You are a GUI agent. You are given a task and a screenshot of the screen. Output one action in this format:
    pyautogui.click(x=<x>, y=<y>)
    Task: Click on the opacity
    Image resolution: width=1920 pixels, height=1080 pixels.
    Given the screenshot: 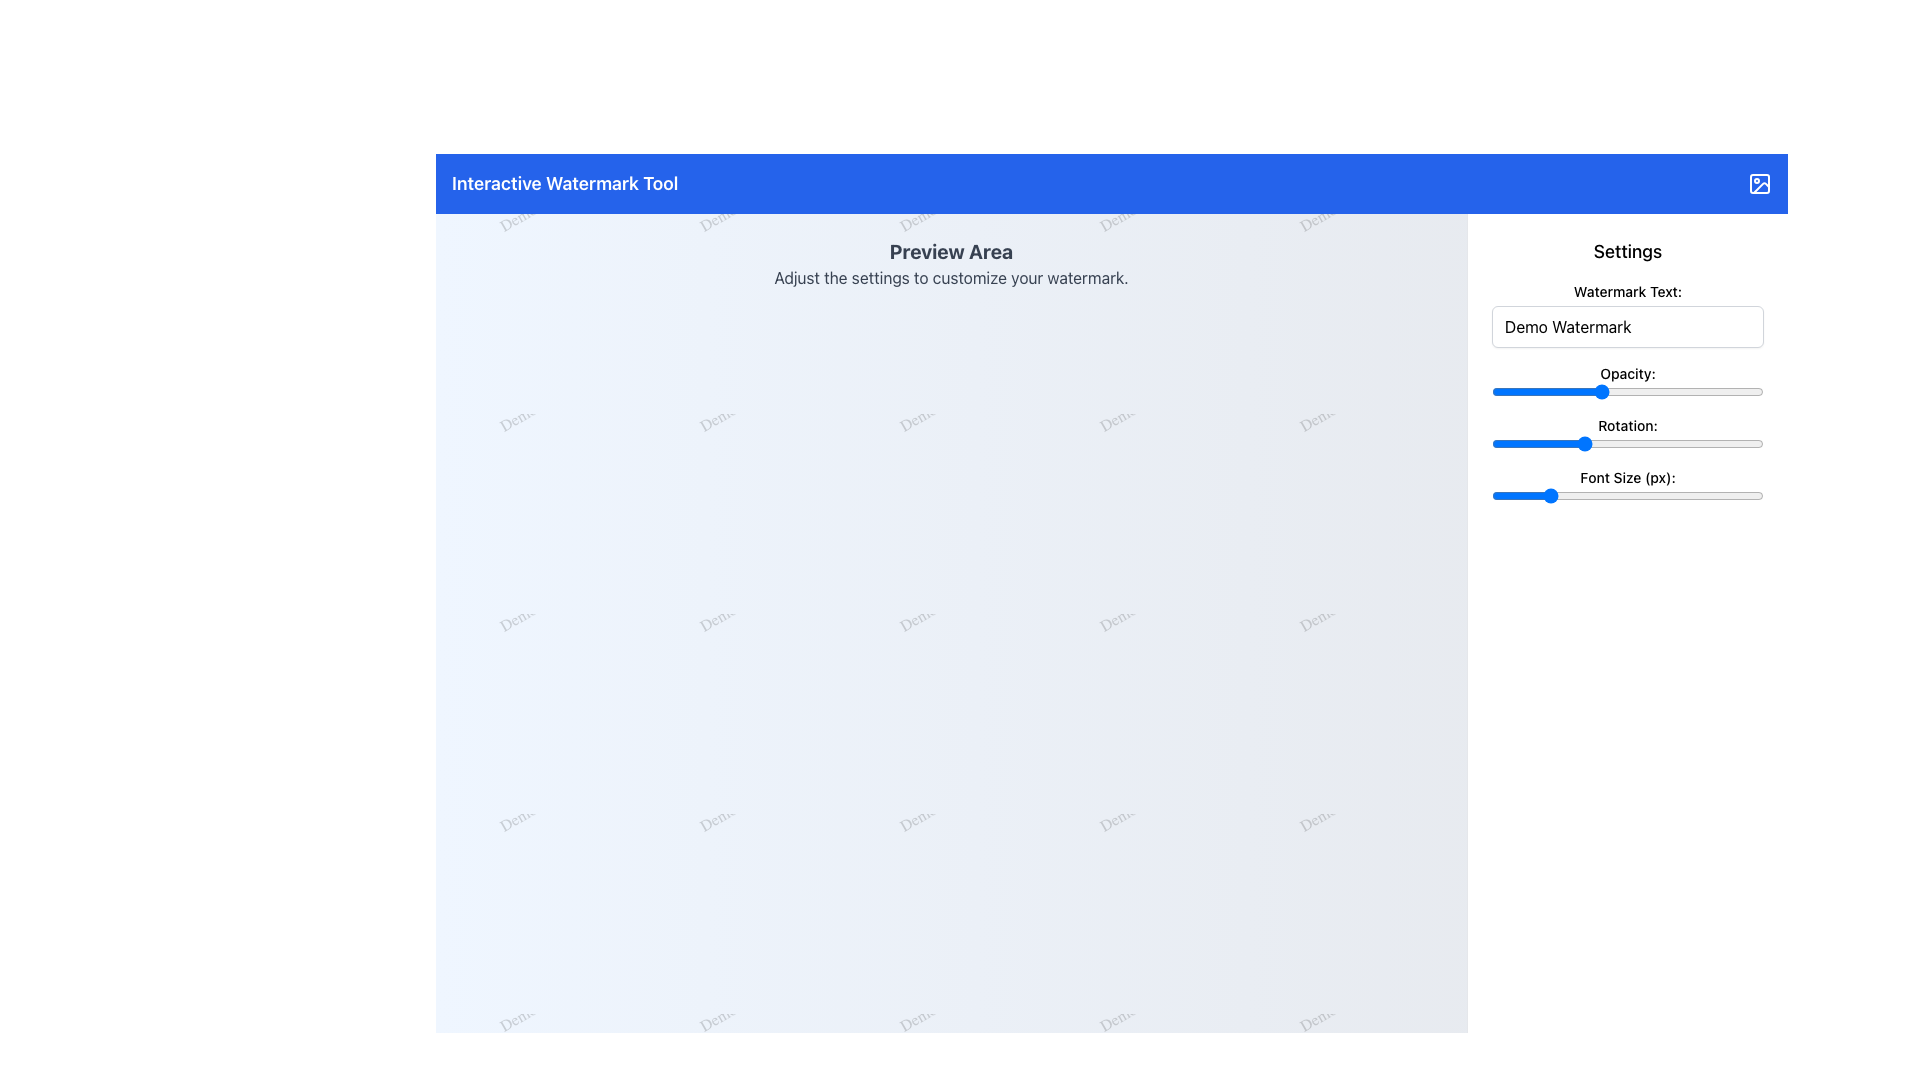 What is the action you would take?
    pyautogui.click(x=1492, y=392)
    